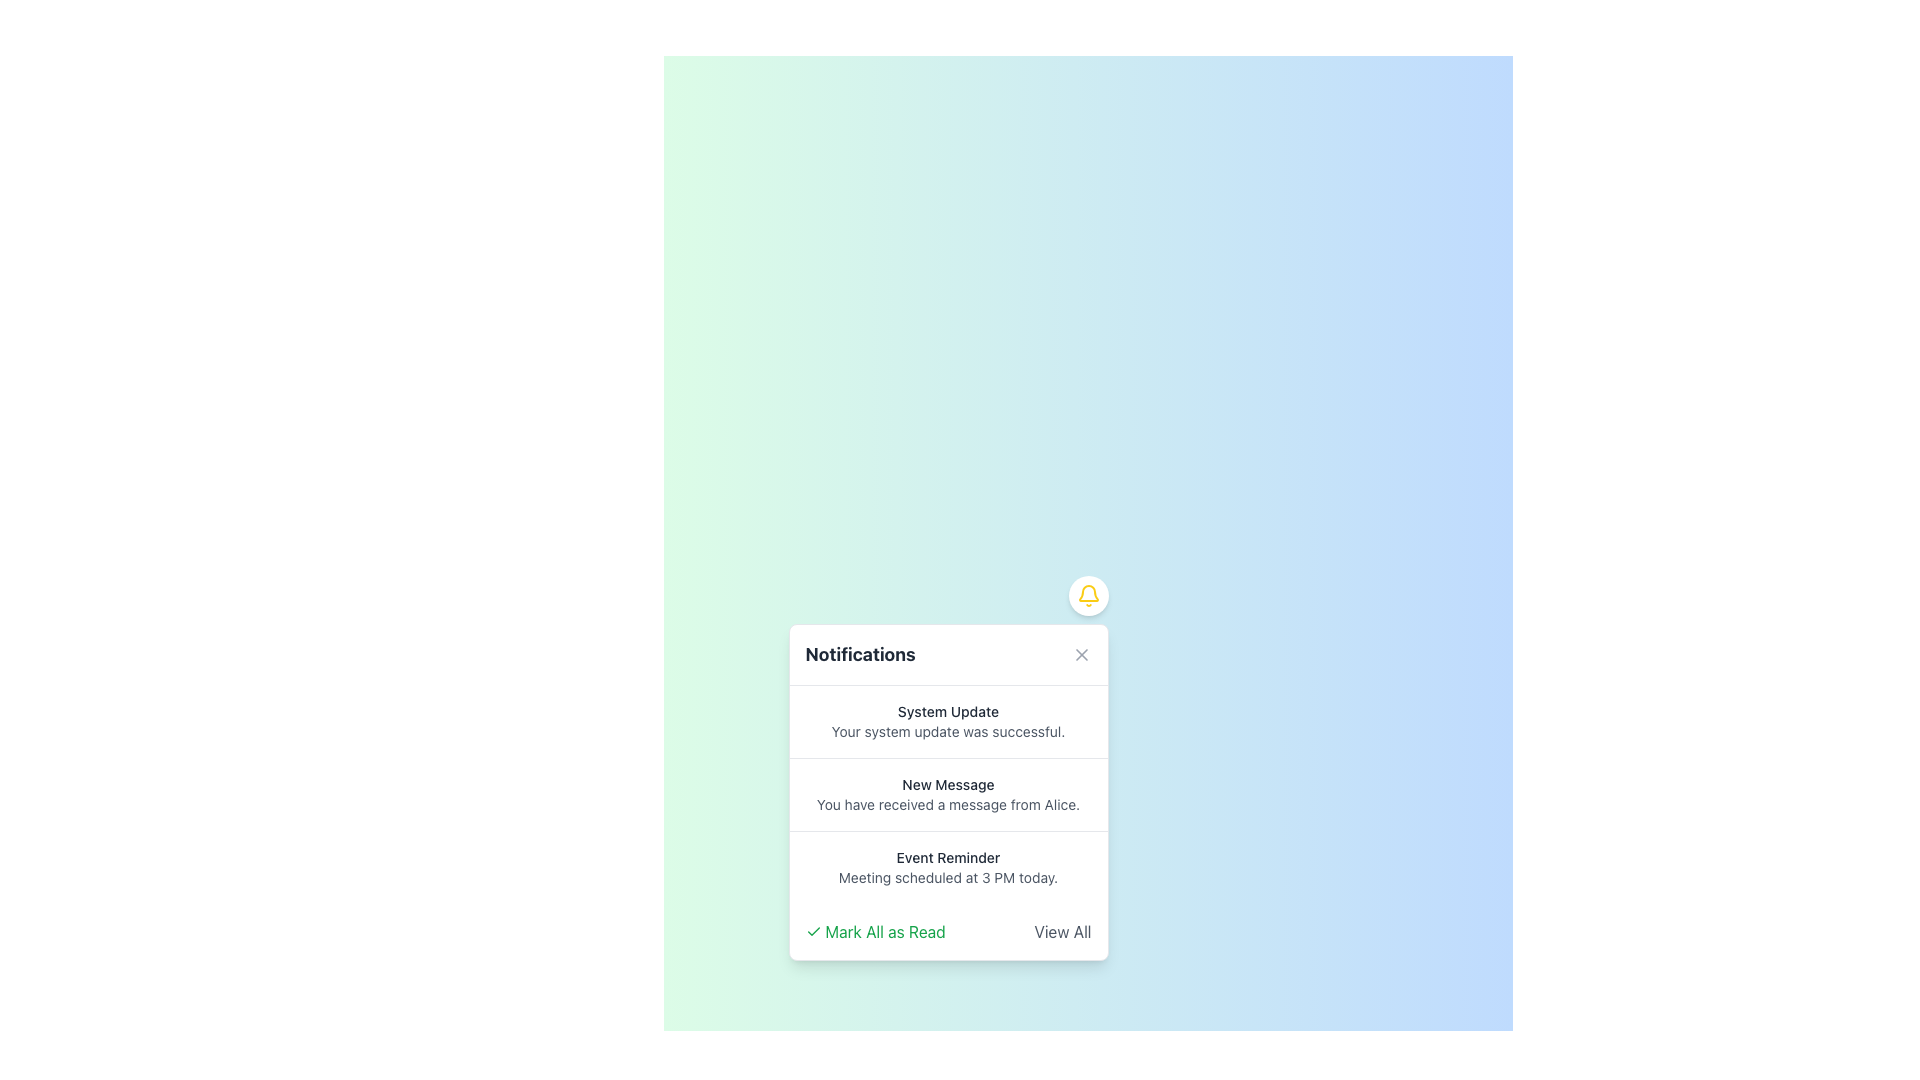 The width and height of the screenshot is (1920, 1080). Describe the element at coordinates (875, 932) in the screenshot. I see `the actionable button with an icon and text located to the left side of the bottom area of the notification pop-up to mark all notifications as read` at that location.